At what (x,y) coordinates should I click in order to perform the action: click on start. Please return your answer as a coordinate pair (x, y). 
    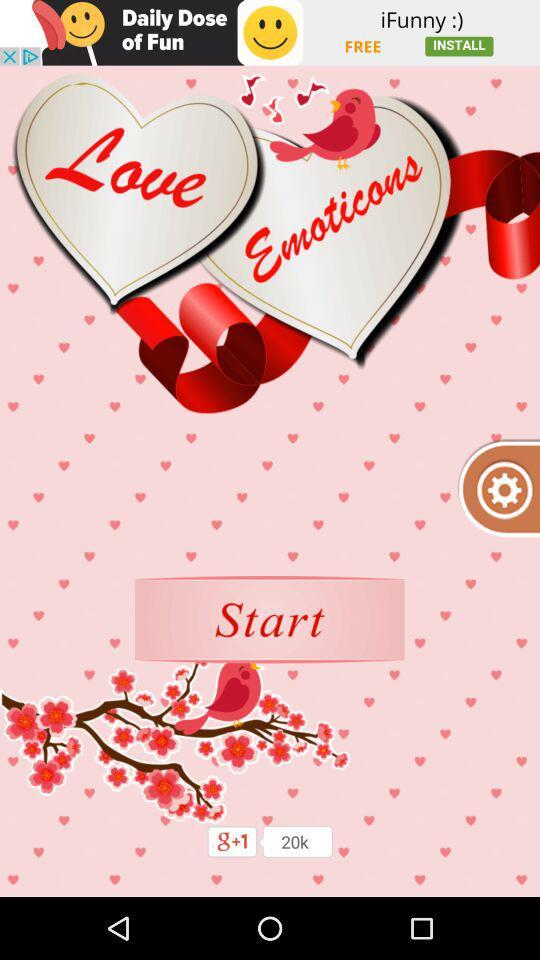
    Looking at the image, I should click on (269, 618).